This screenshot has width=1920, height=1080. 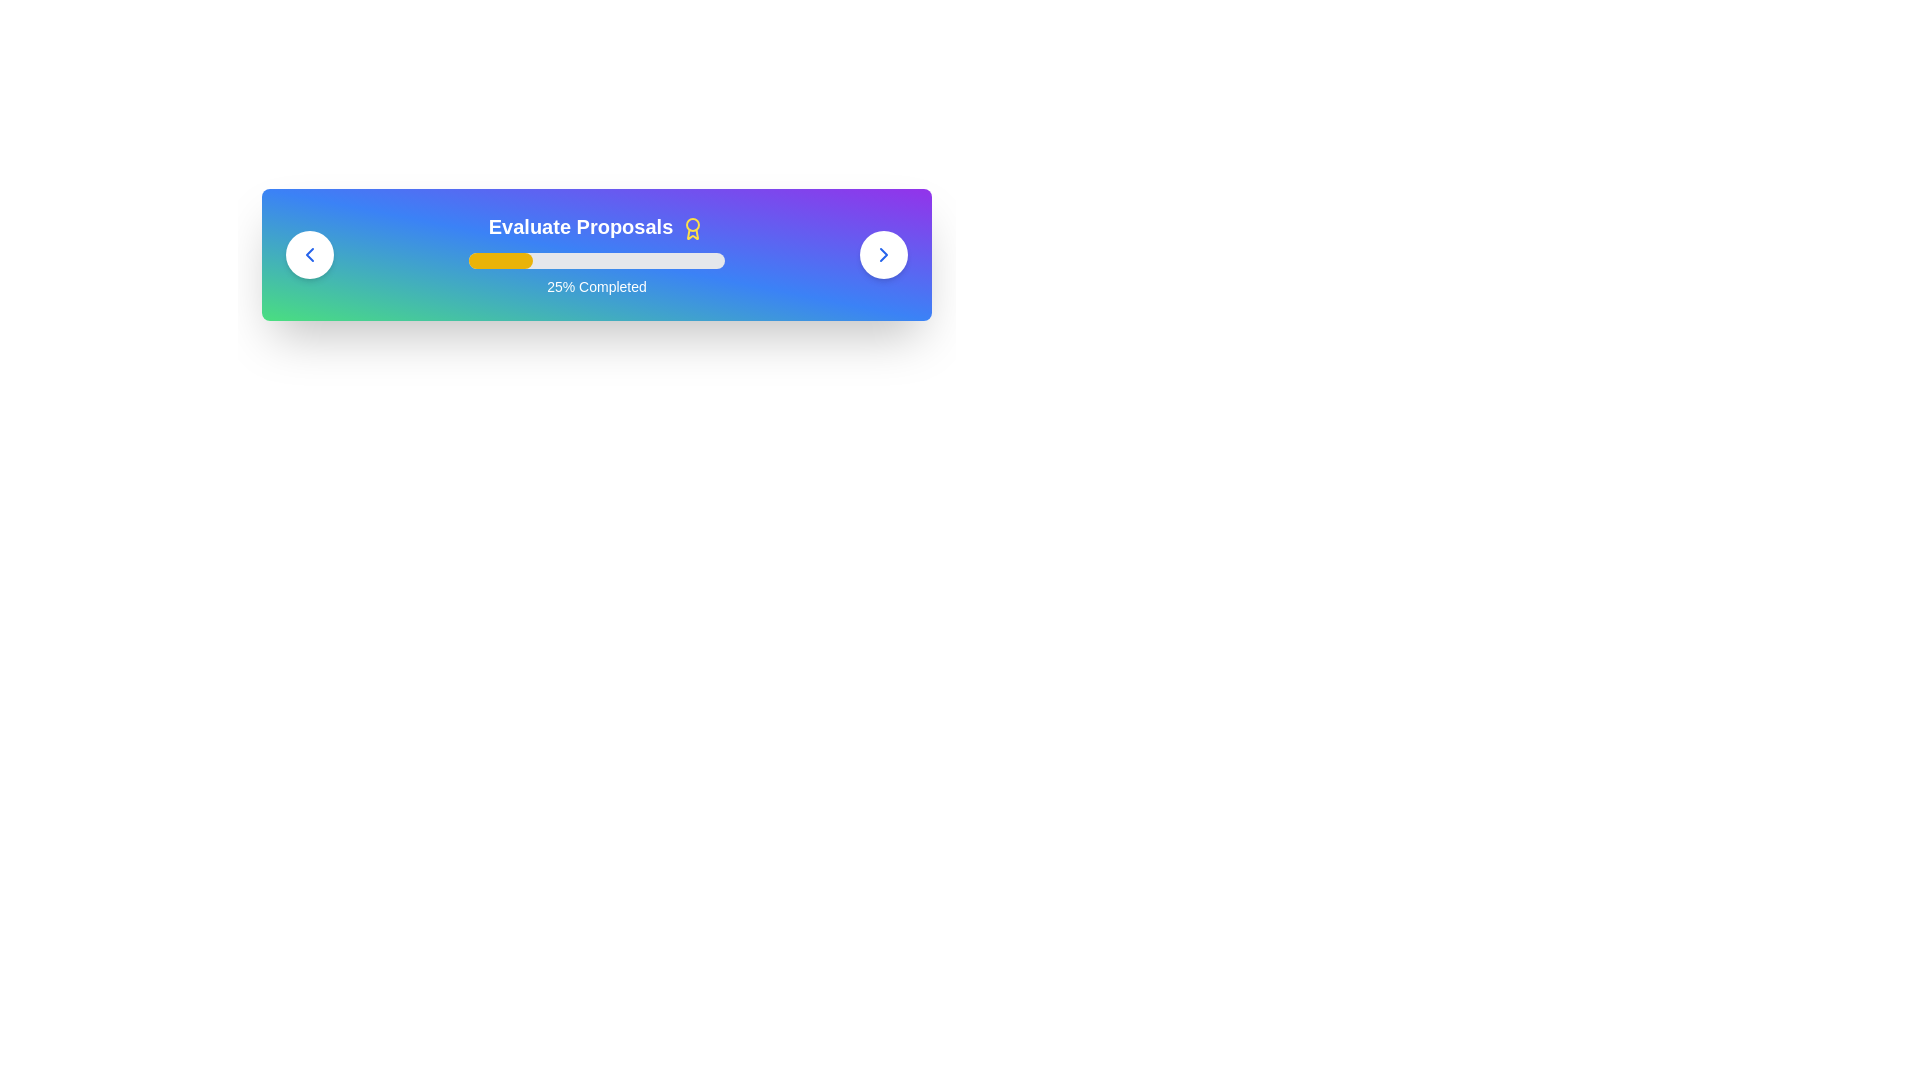 I want to click on the circular button with a white background and a left-pointing chevron icon in blue, so click(x=309, y=253).